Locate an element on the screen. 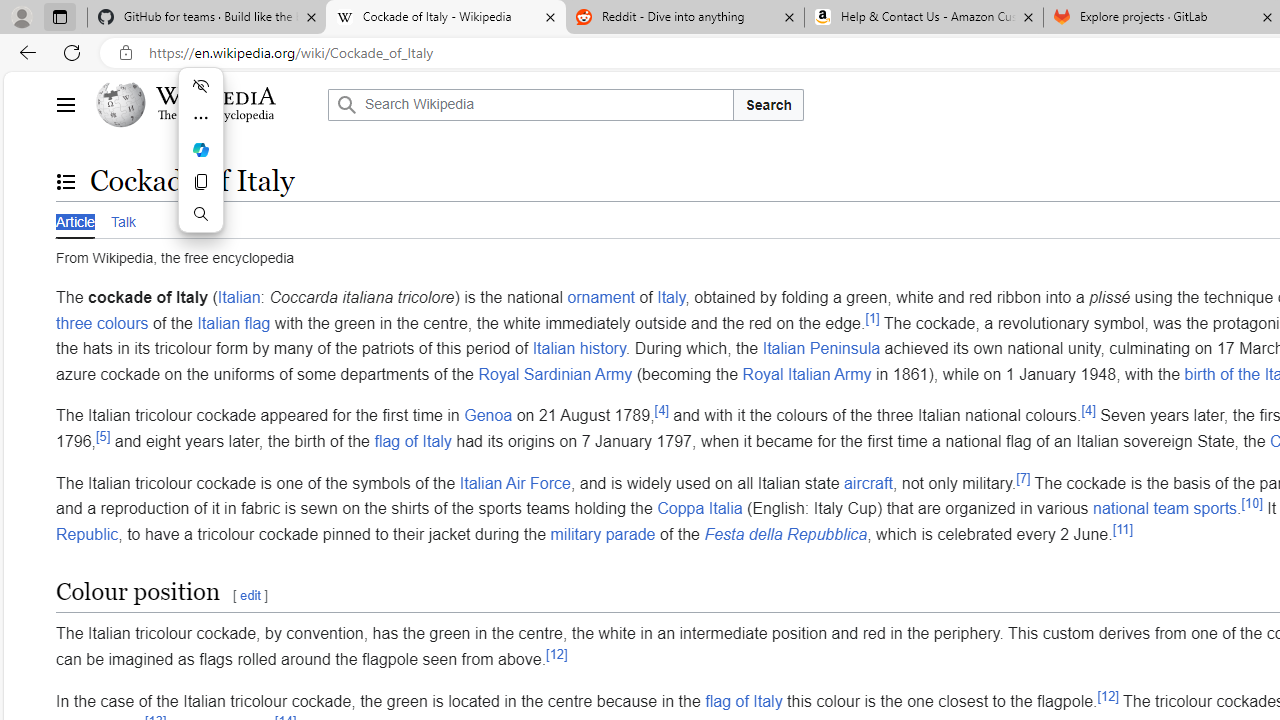 The height and width of the screenshot is (720, 1280). 'Talk' is located at coordinates (121, 219).